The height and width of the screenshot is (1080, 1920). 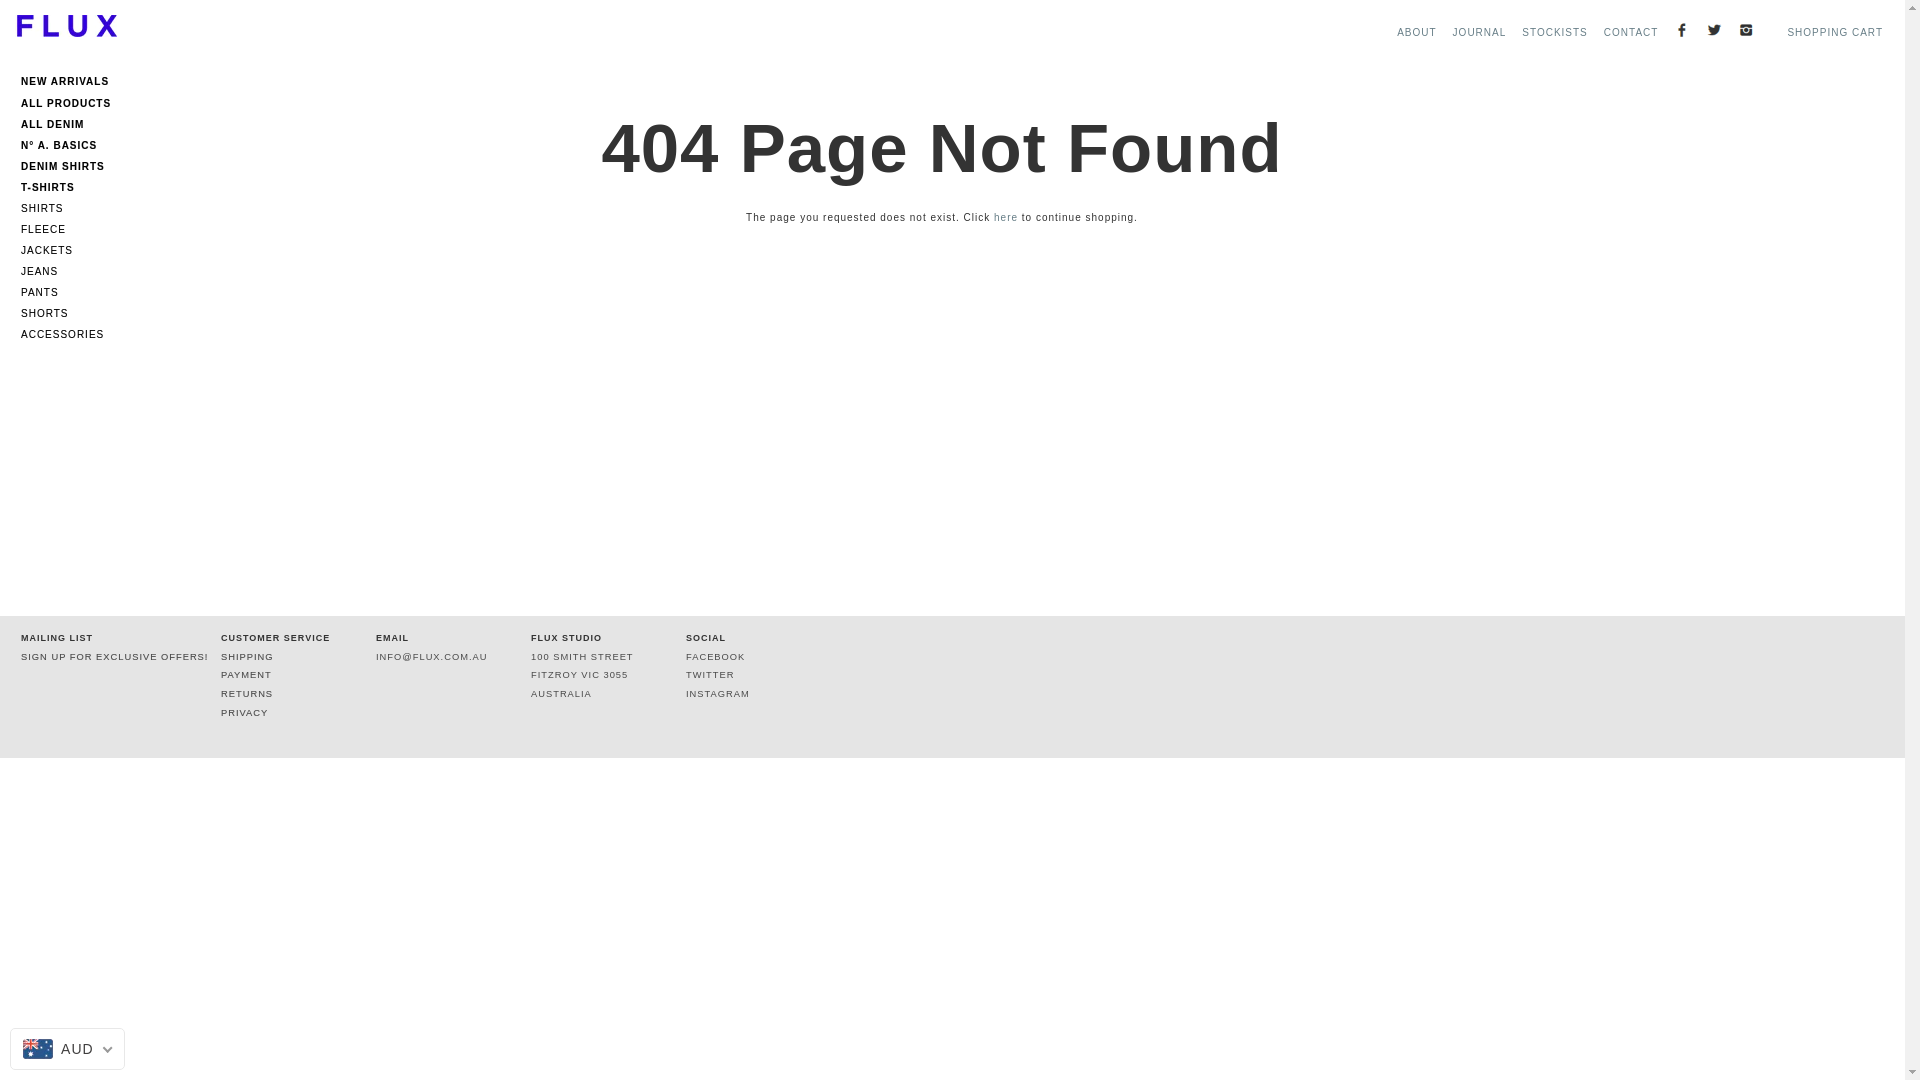 What do you see at coordinates (1834, 32) in the screenshot?
I see `'SHOPPING CART'` at bounding box center [1834, 32].